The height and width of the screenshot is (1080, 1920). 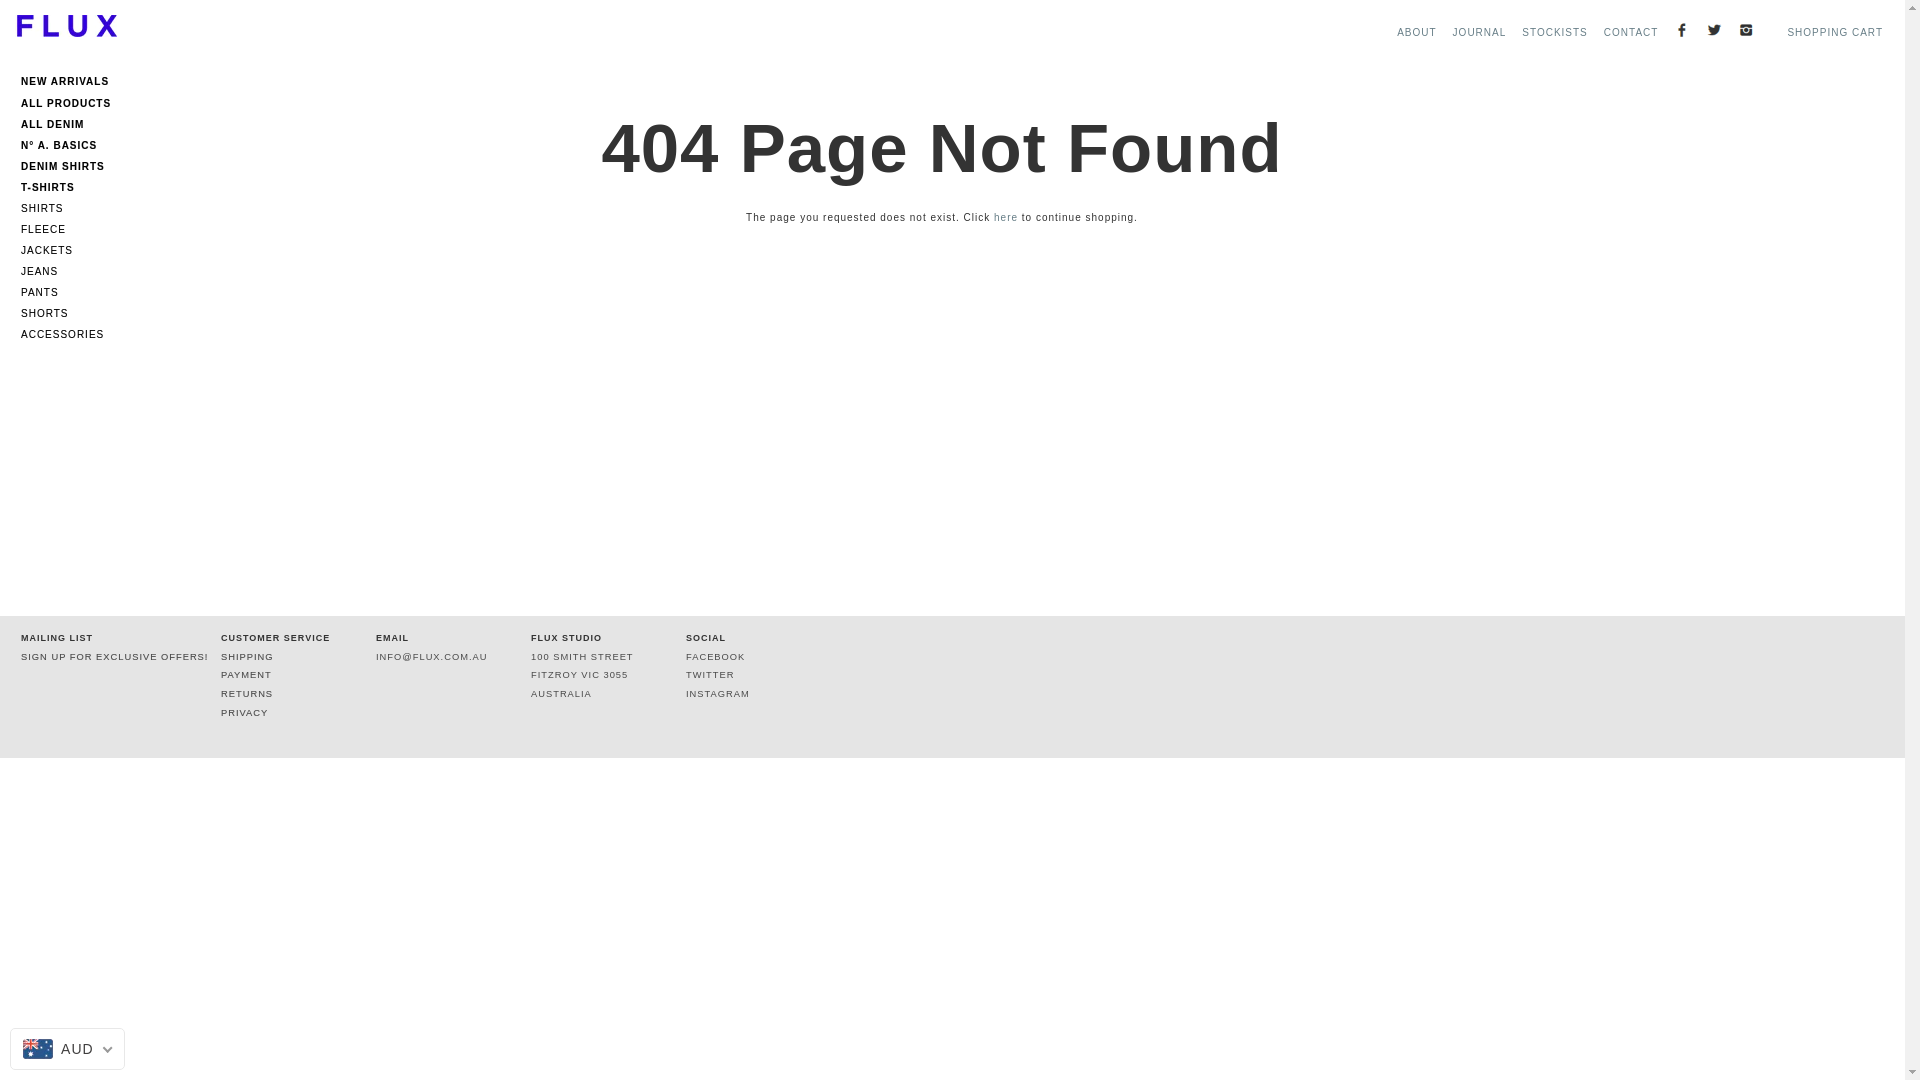 What do you see at coordinates (1834, 32) in the screenshot?
I see `'SHOPPING CART'` at bounding box center [1834, 32].